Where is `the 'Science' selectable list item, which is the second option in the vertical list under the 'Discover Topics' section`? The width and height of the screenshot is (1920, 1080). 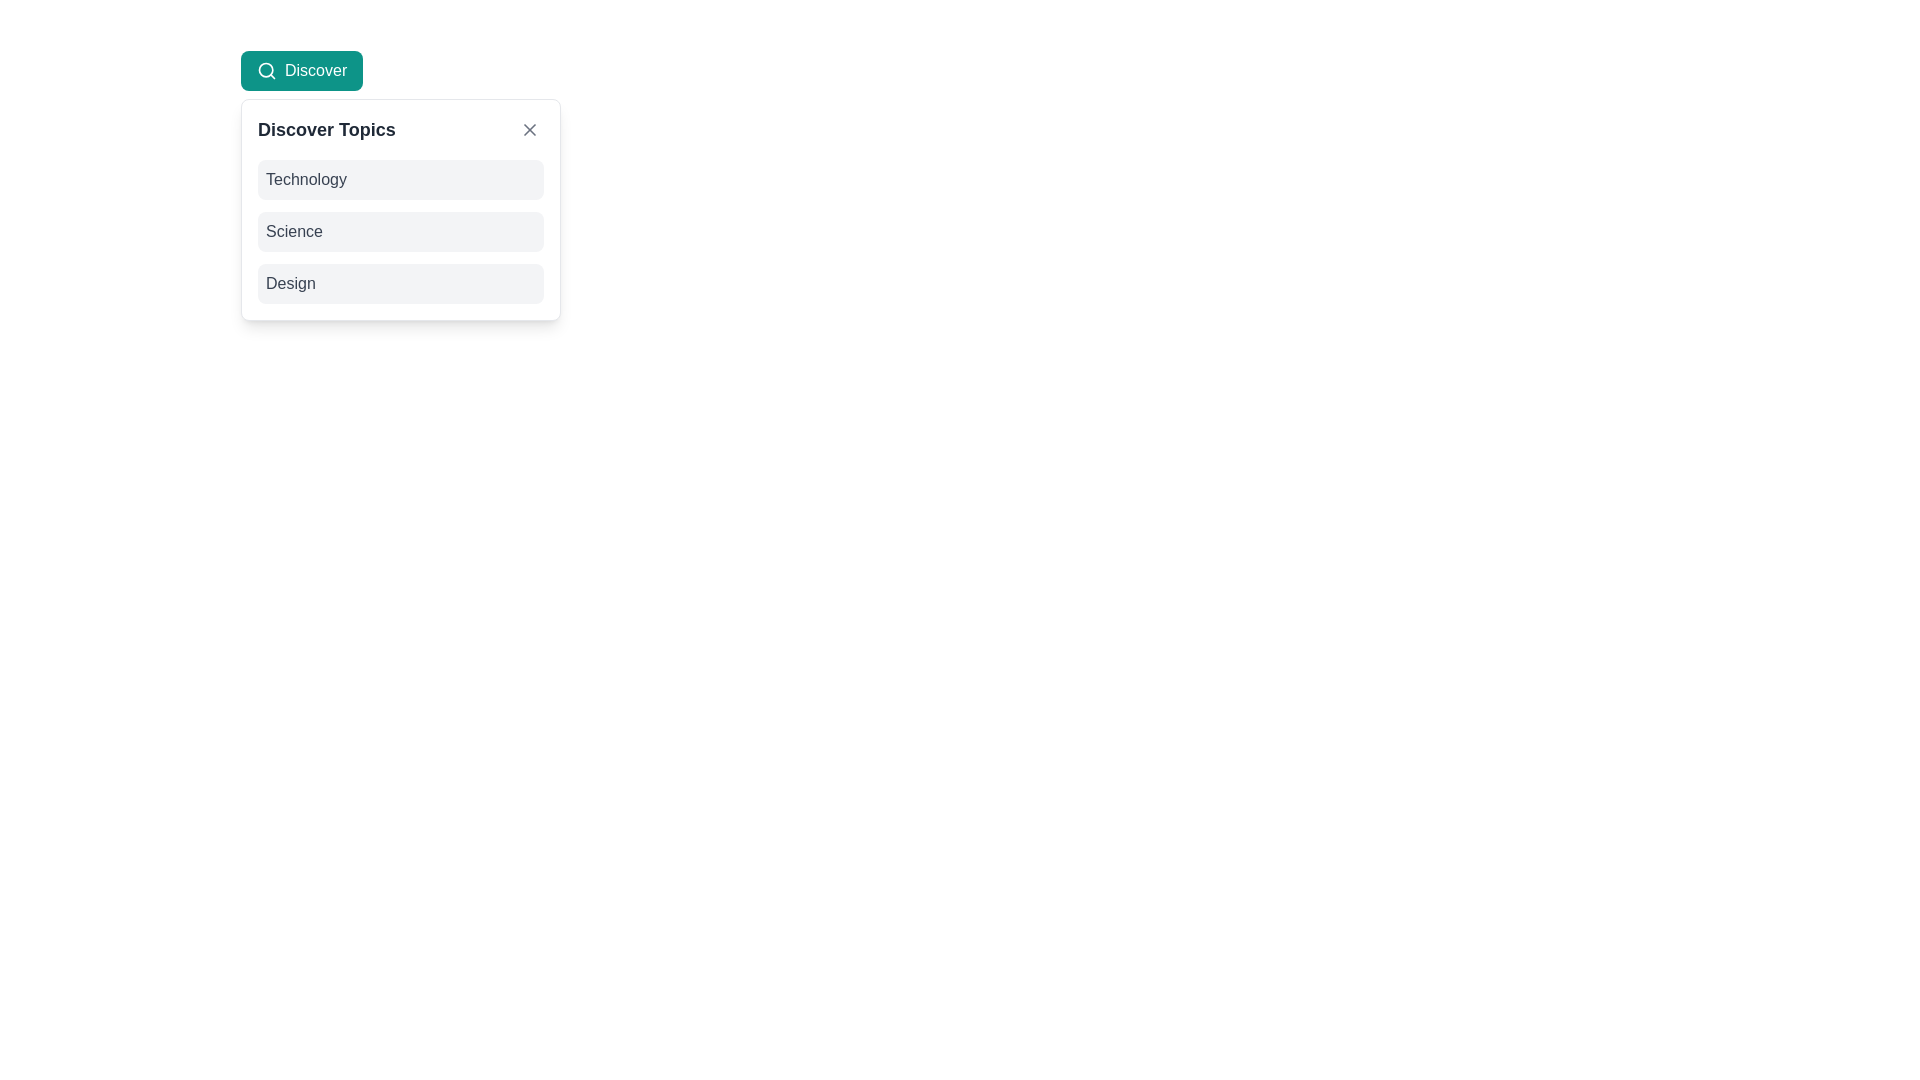
the 'Science' selectable list item, which is the second option in the vertical list under the 'Discover Topics' section is located at coordinates (400, 230).